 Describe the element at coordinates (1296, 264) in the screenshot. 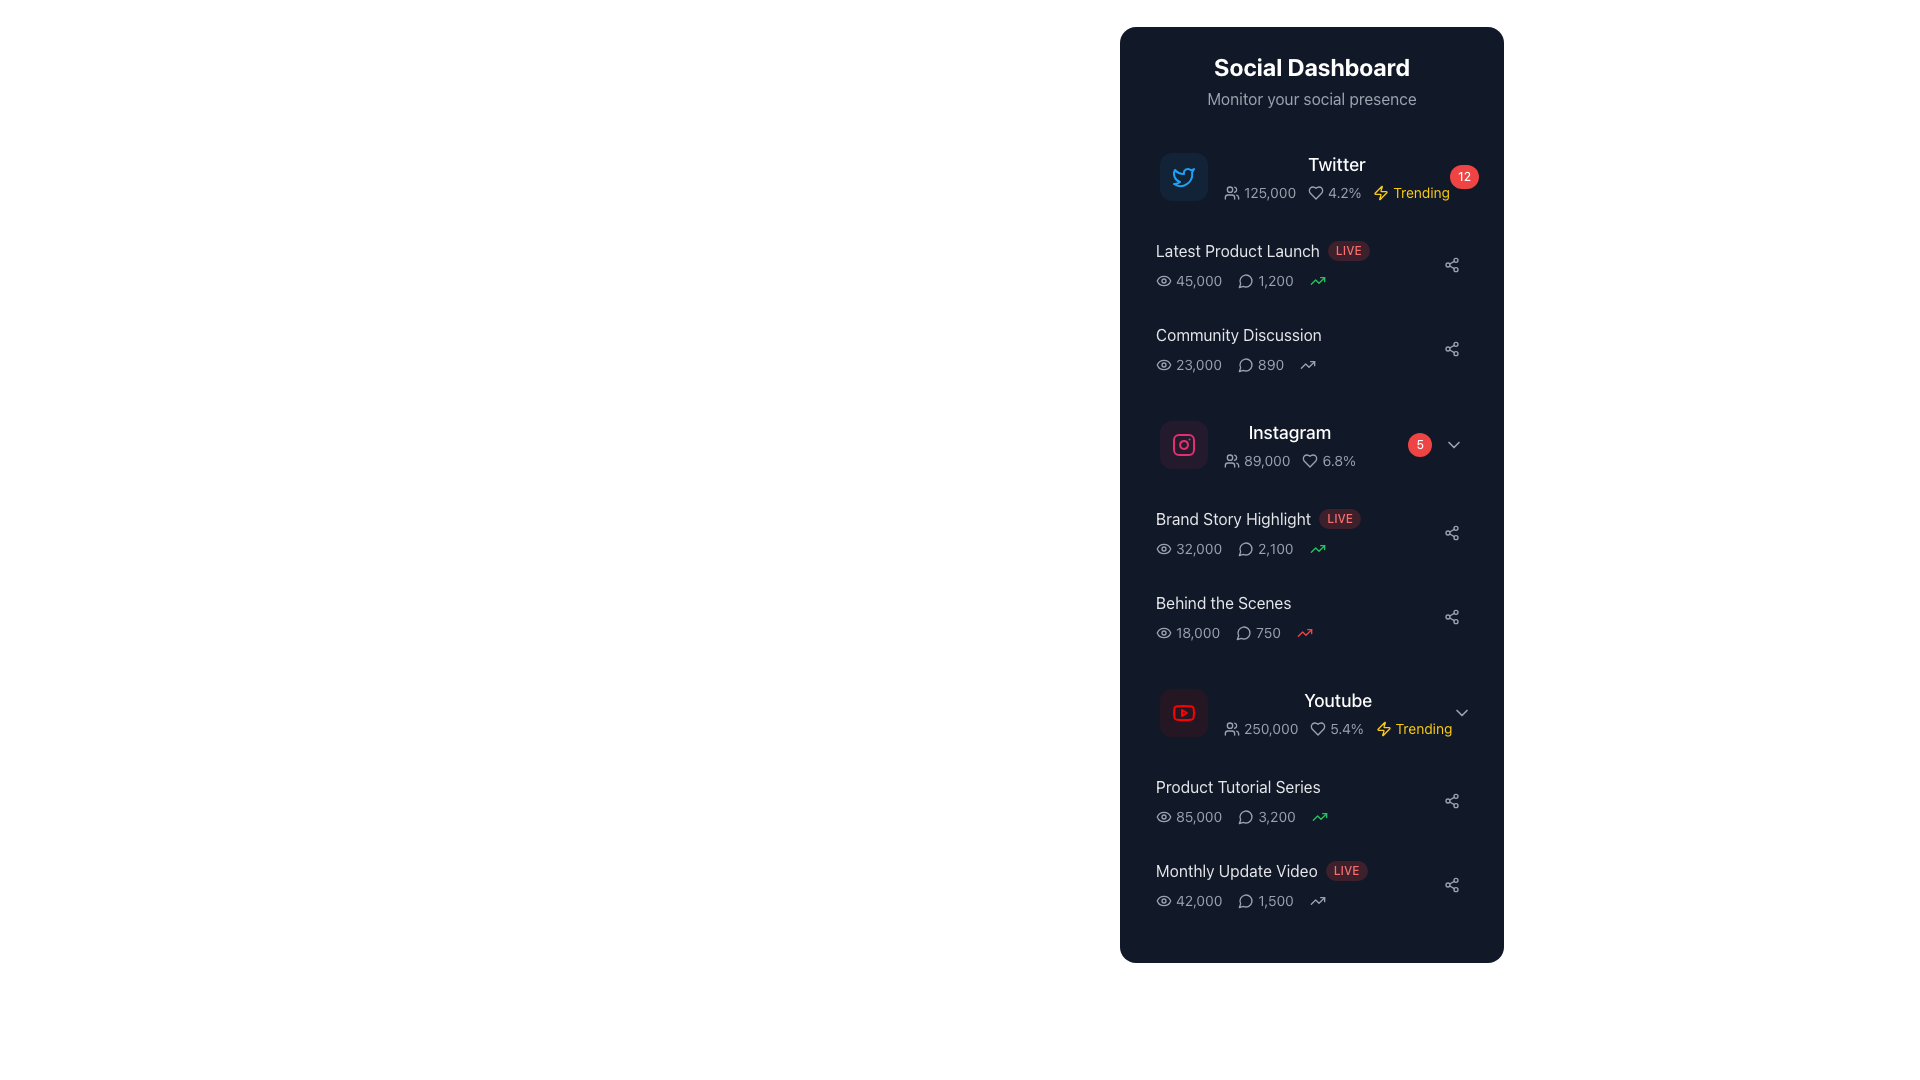

I see `the Dashboard list item summarizing the status of the recent 'Latest Product Launch' social media activity, which is positioned as the second entry in the list, below 'Twitter' and above 'Community Discussion'` at that location.